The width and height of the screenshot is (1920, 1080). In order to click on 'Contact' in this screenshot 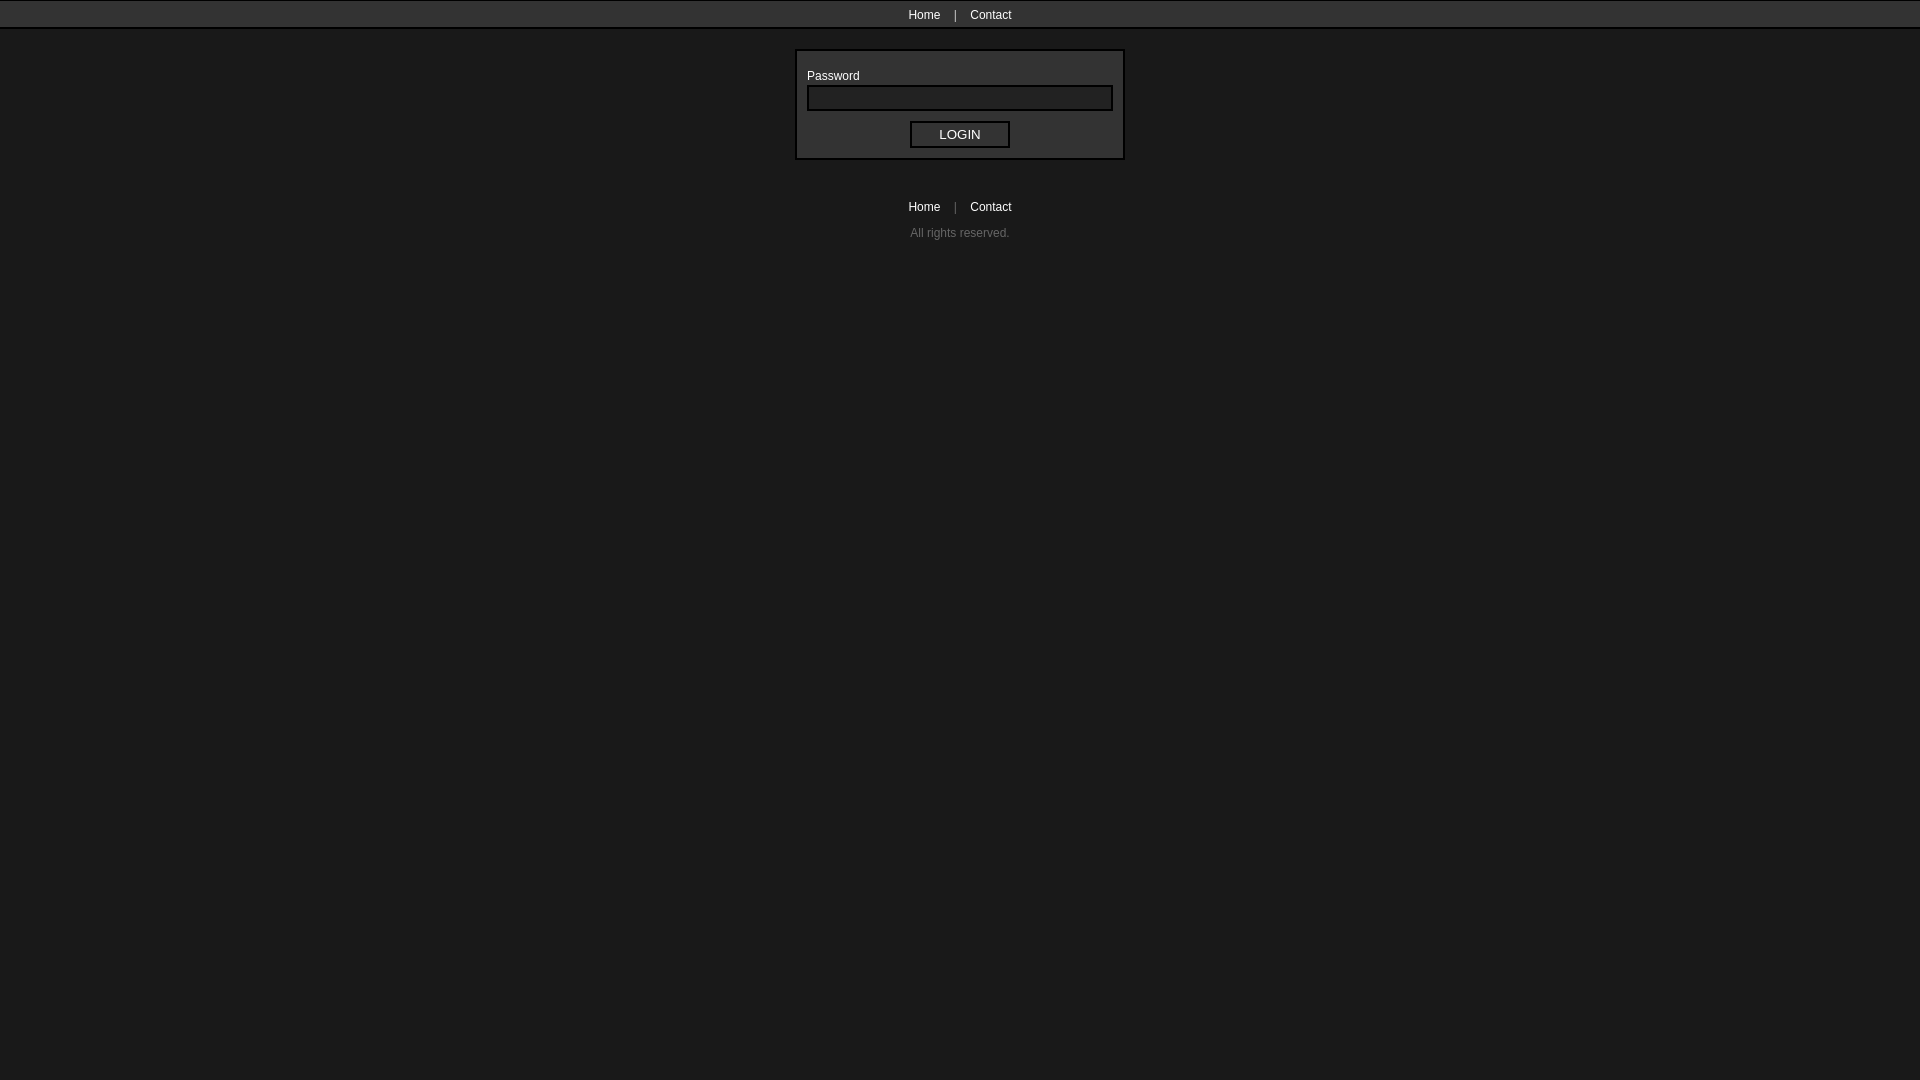, I will do `click(985, 15)`.